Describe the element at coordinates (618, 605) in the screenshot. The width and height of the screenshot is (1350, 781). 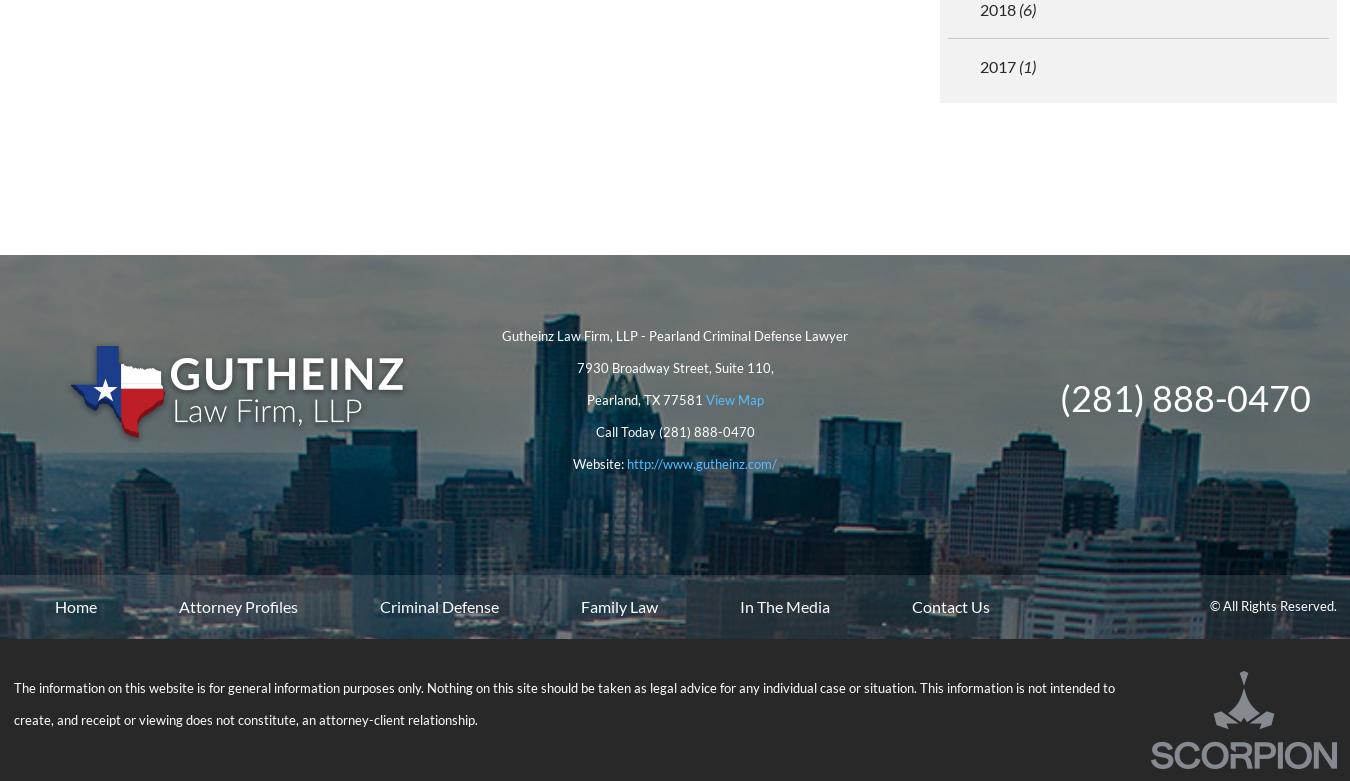
I see `'Family Law'` at that location.